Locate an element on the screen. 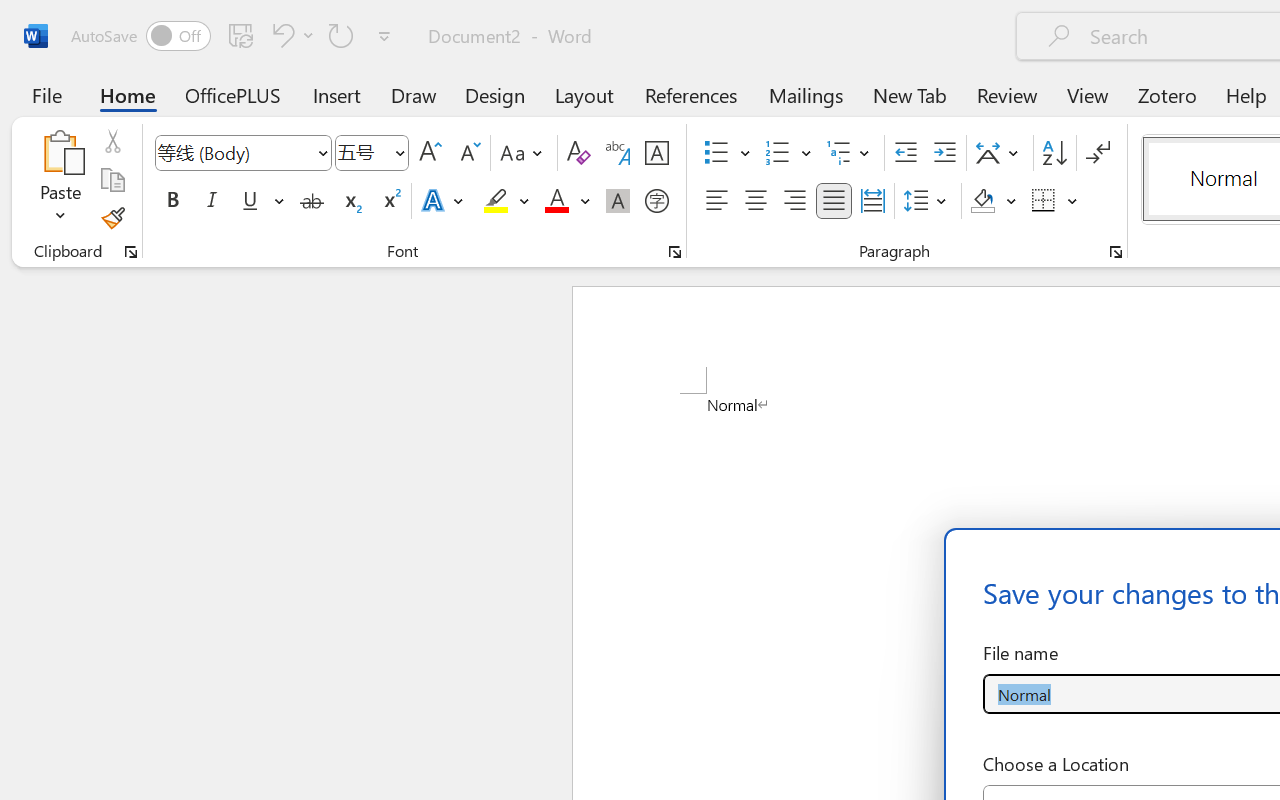  'Shrink Font' is located at coordinates (467, 153).